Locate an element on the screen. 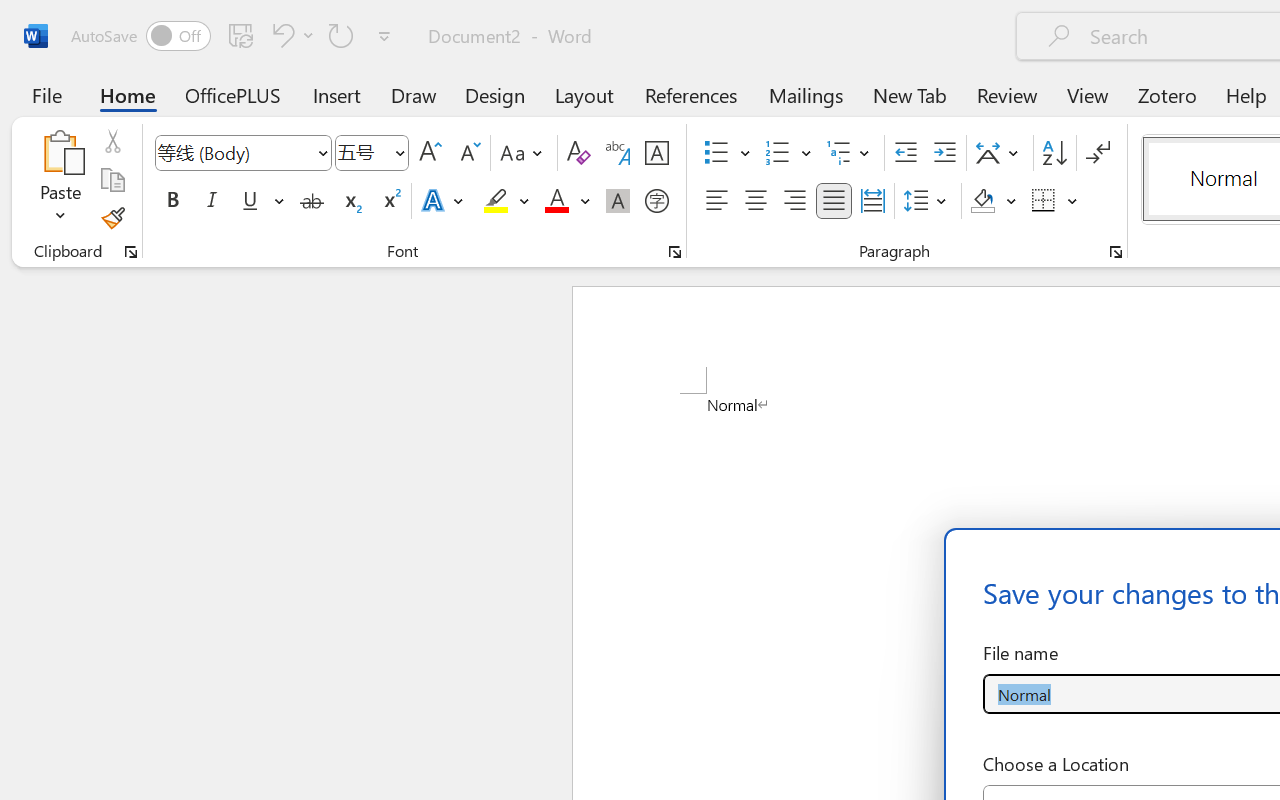  'Shrink Font' is located at coordinates (467, 153).